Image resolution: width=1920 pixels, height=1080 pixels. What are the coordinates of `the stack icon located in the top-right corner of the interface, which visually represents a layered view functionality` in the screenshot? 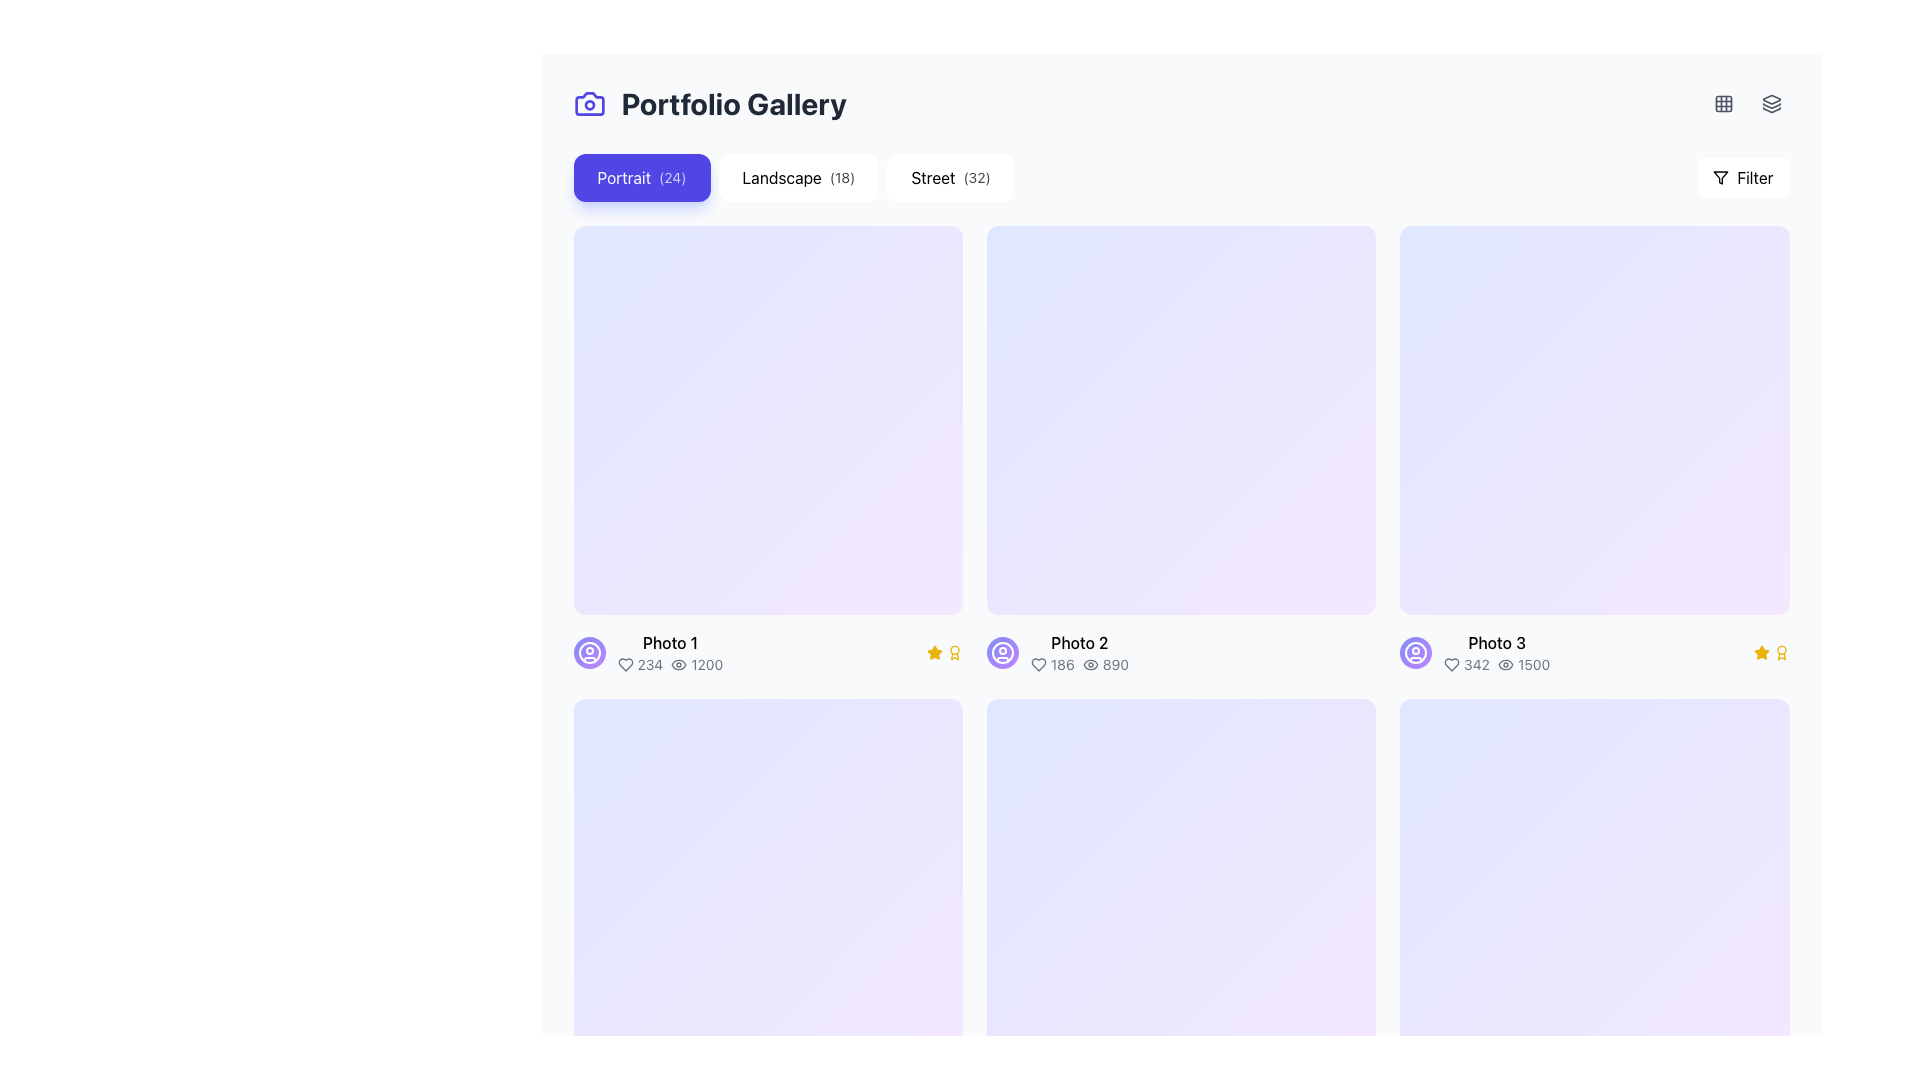 It's located at (1771, 110).